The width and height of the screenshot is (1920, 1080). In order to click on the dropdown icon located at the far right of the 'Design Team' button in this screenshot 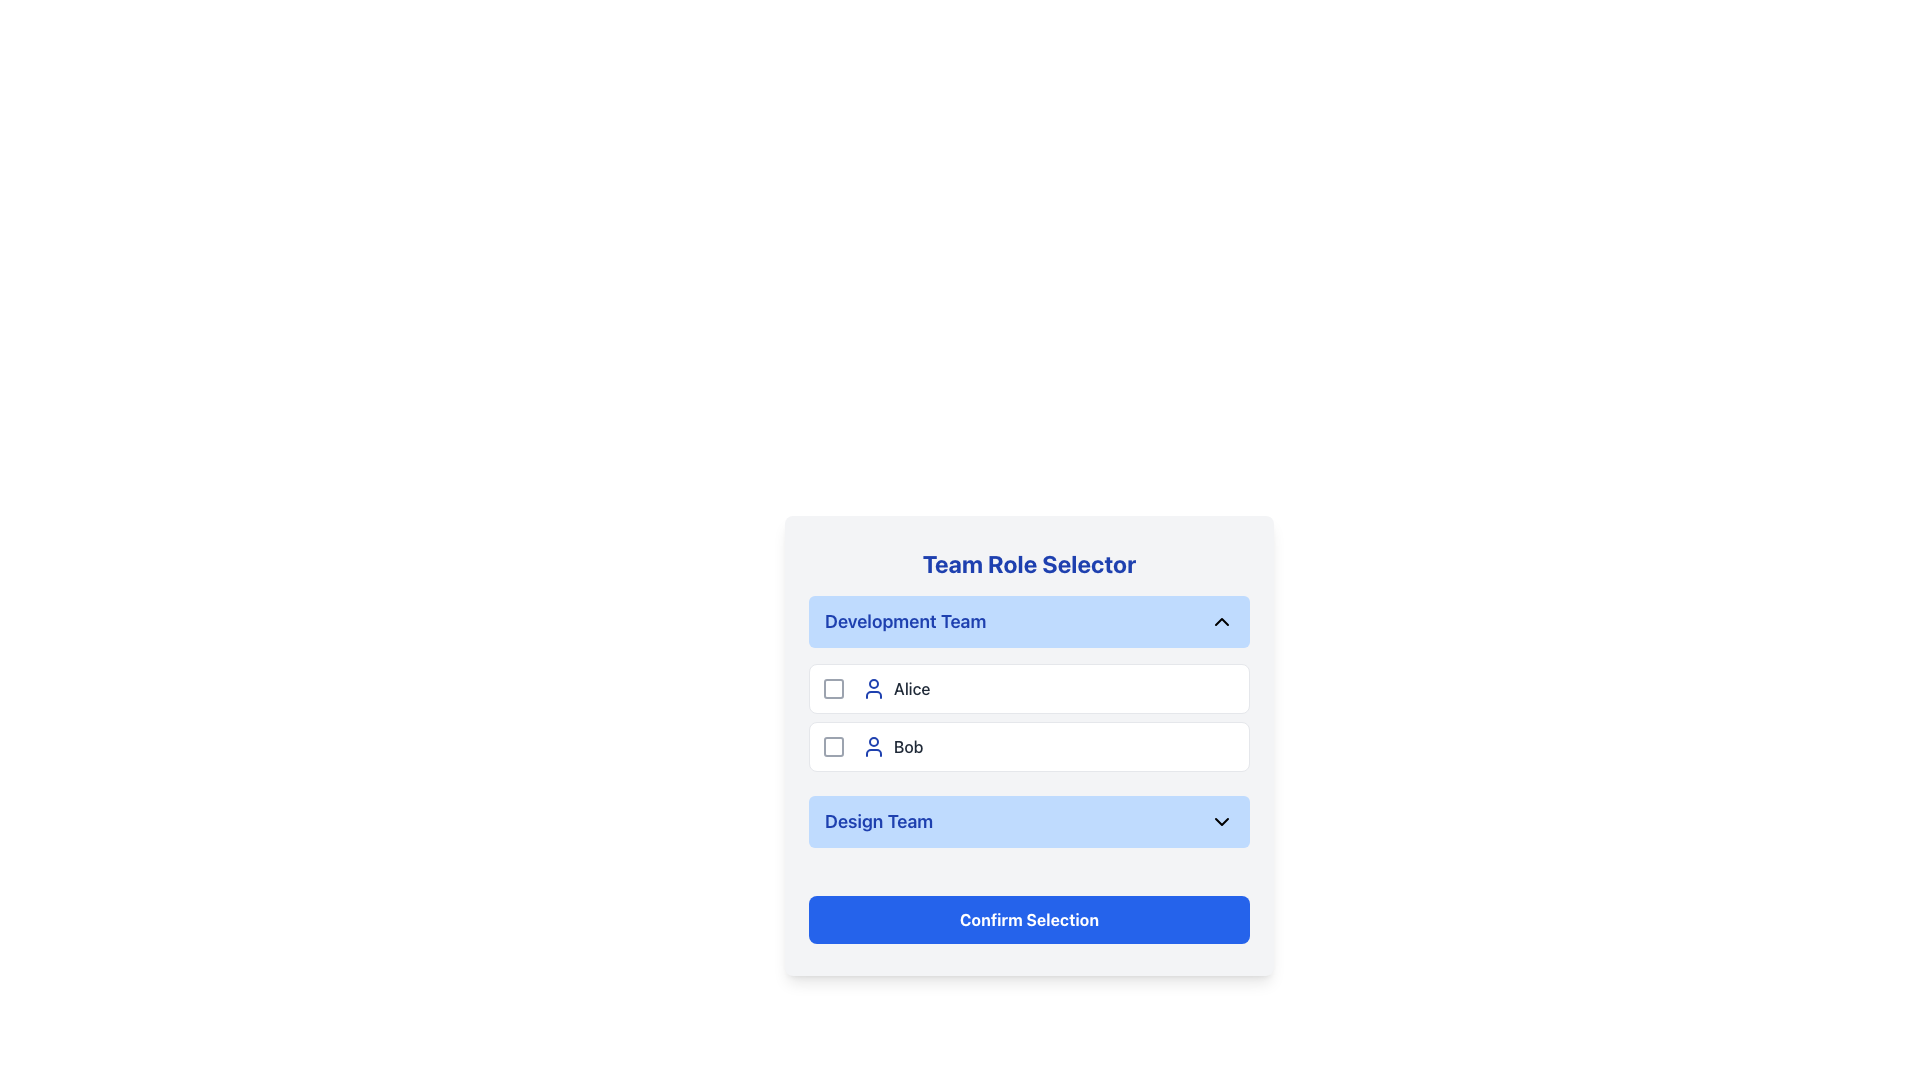, I will do `click(1221, 821)`.